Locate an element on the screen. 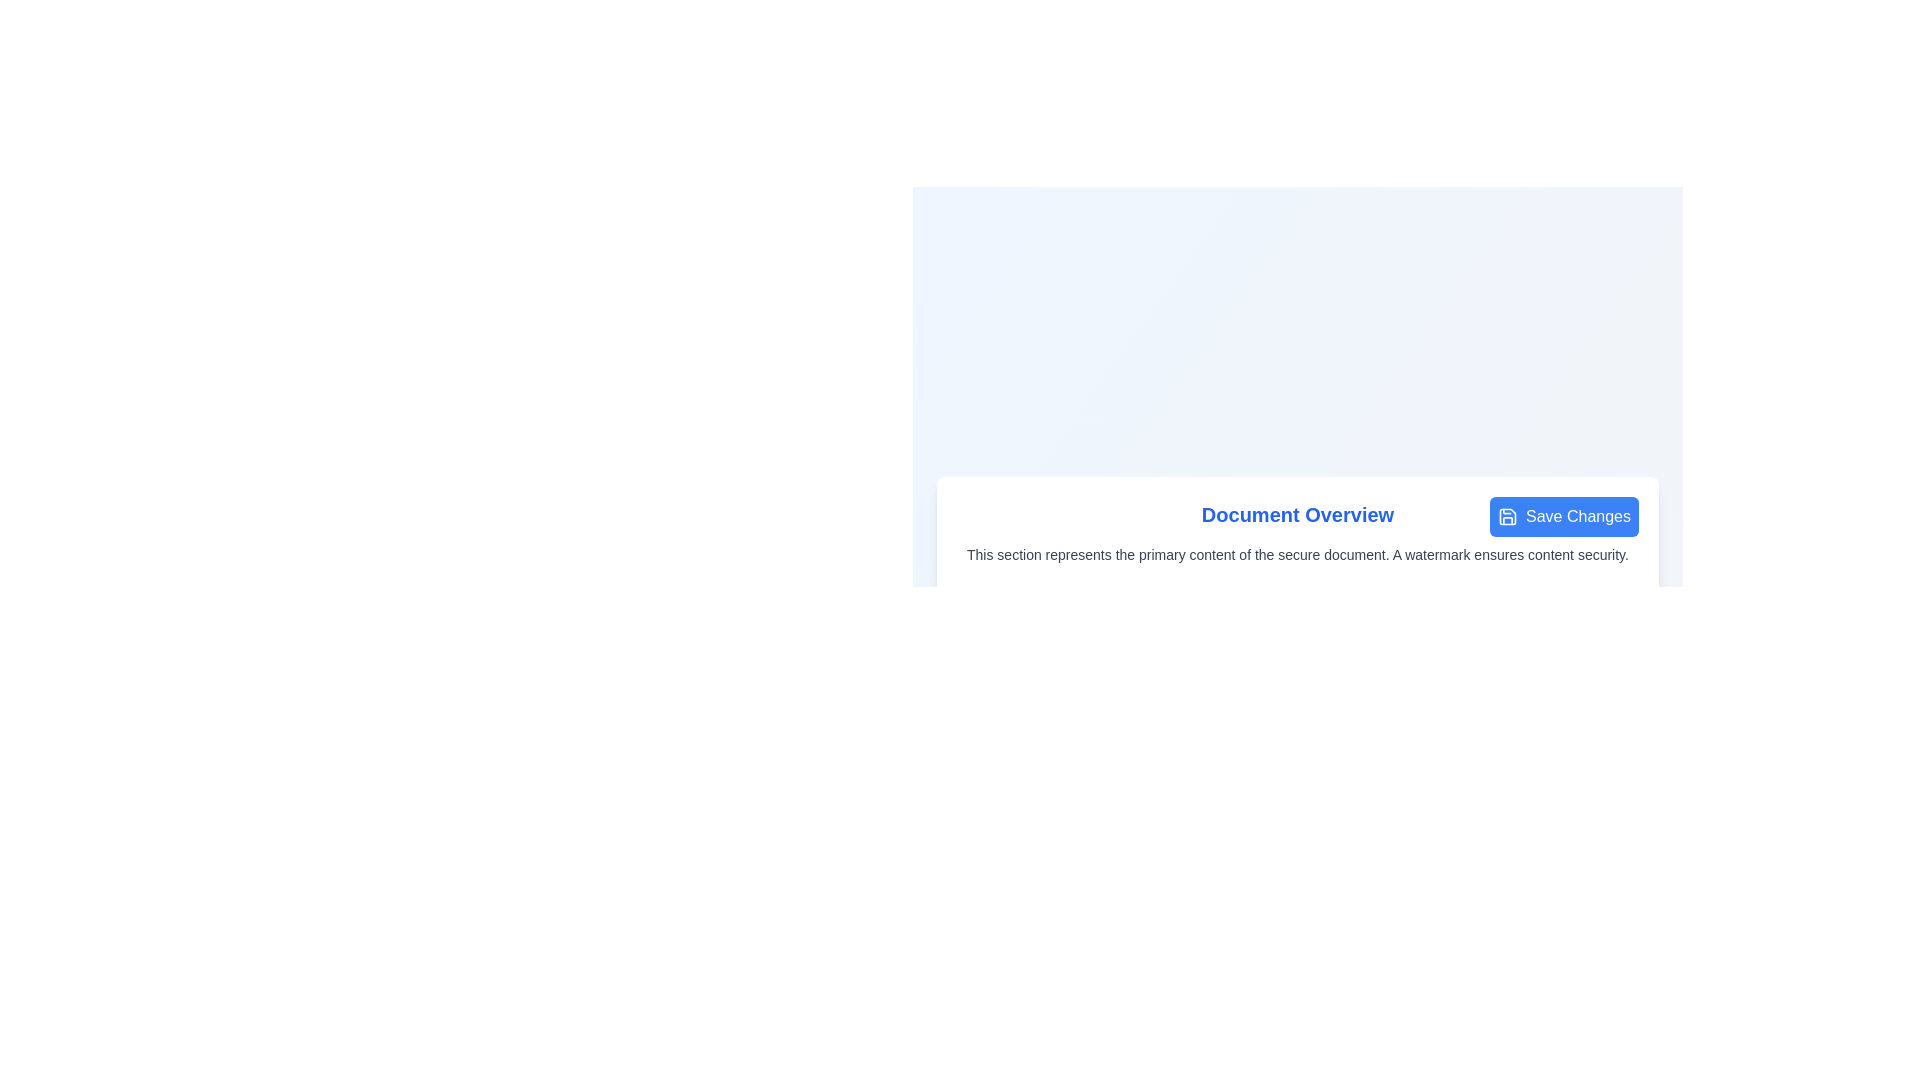  the Informational display section titled 'Document Overview', which features a bold blue heading and a gray description below it, located just below 'Secure Content' is located at coordinates (1297, 531).